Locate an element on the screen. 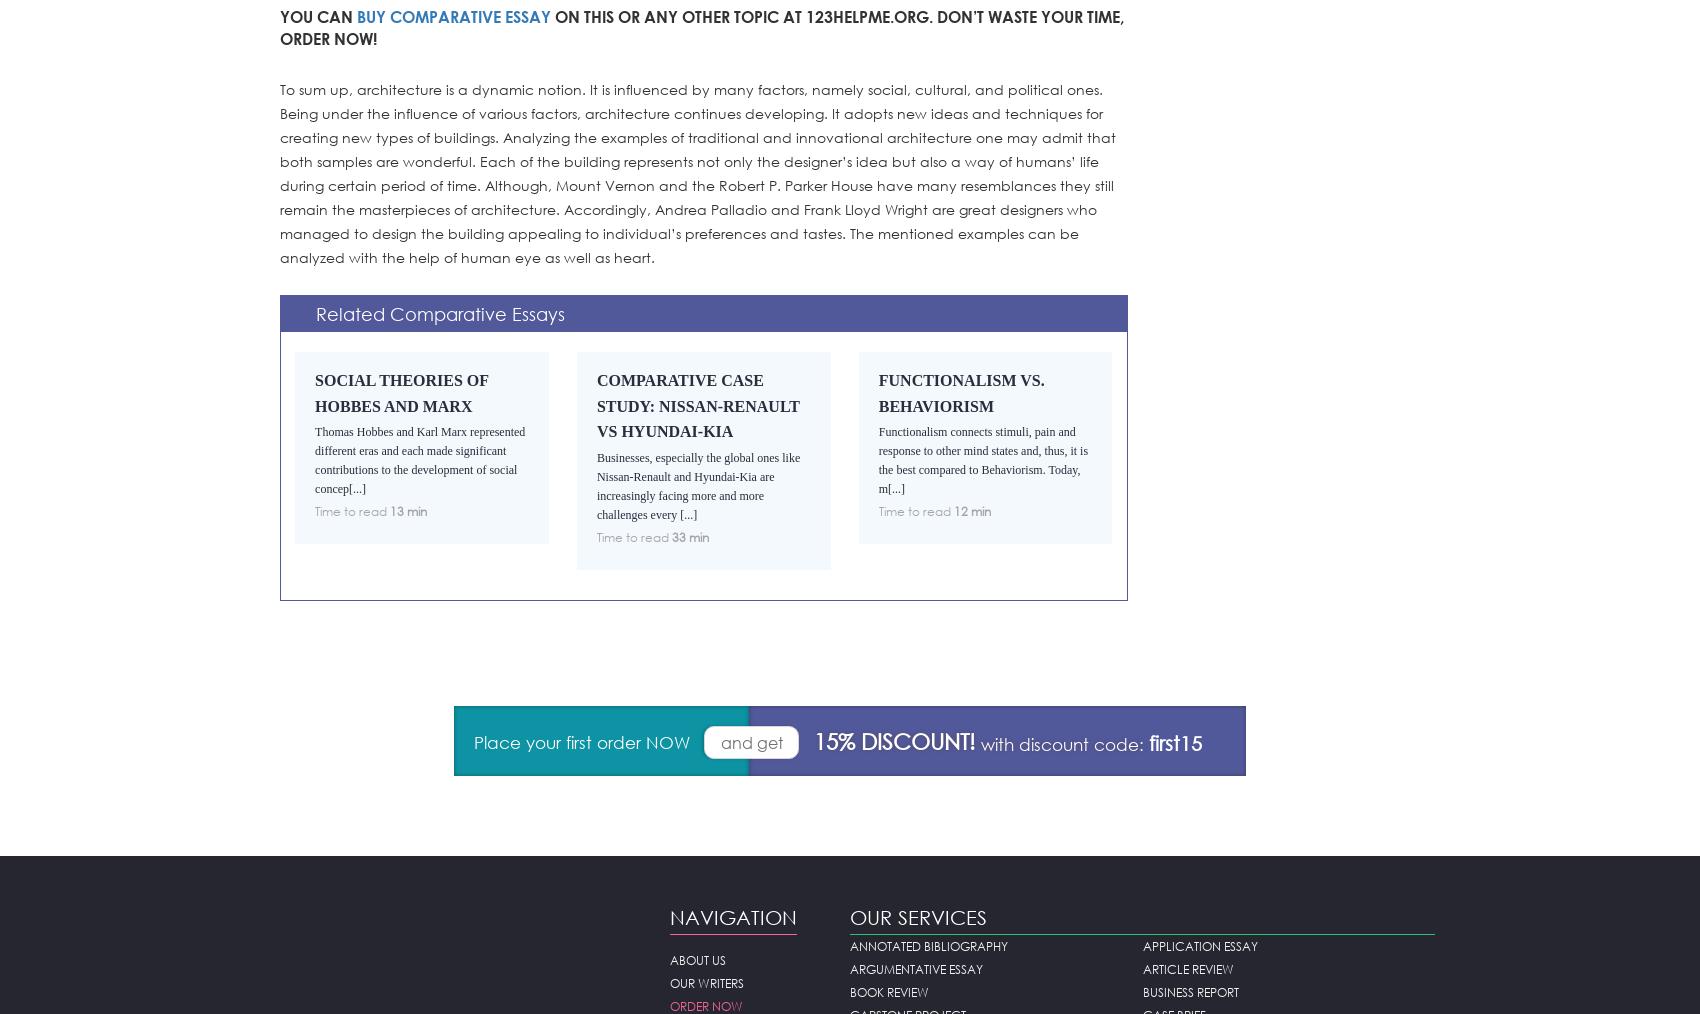  '33 min' is located at coordinates (689, 536).